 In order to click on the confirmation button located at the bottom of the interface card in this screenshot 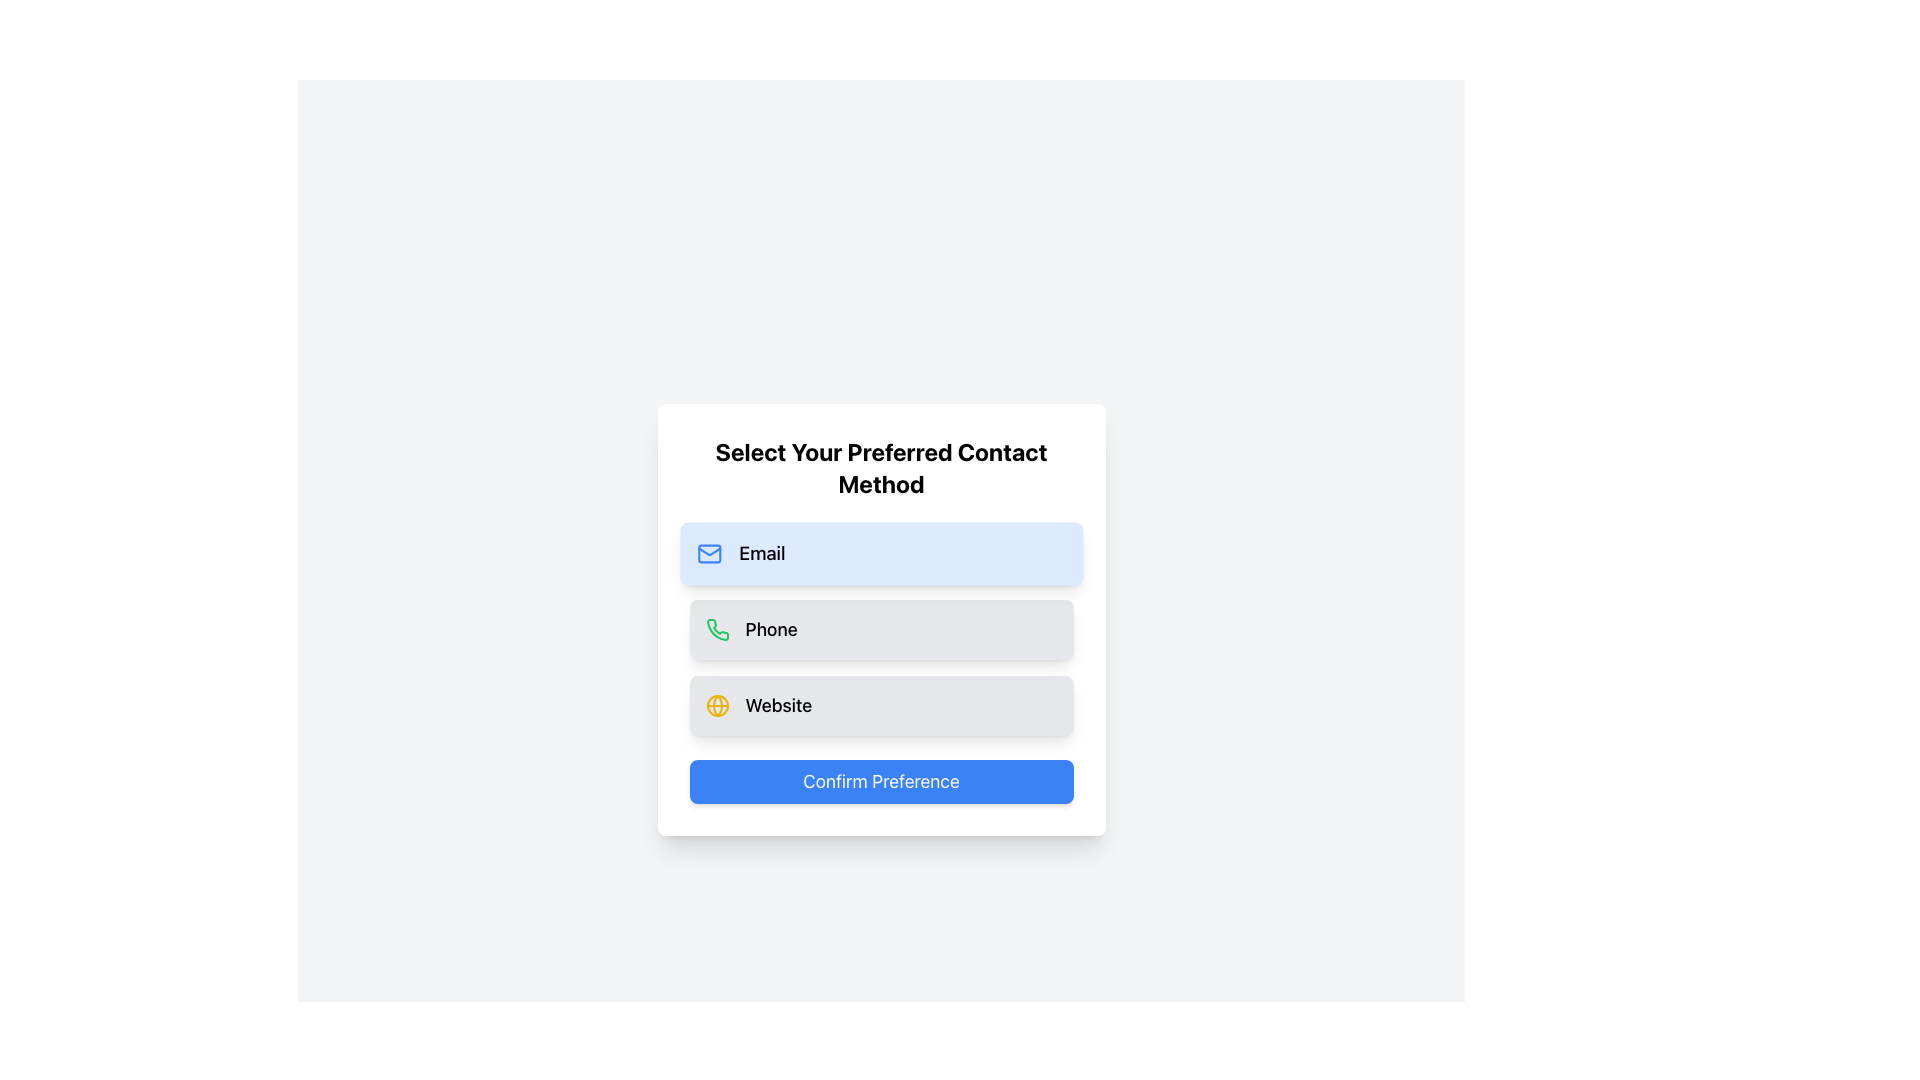, I will do `click(880, 781)`.